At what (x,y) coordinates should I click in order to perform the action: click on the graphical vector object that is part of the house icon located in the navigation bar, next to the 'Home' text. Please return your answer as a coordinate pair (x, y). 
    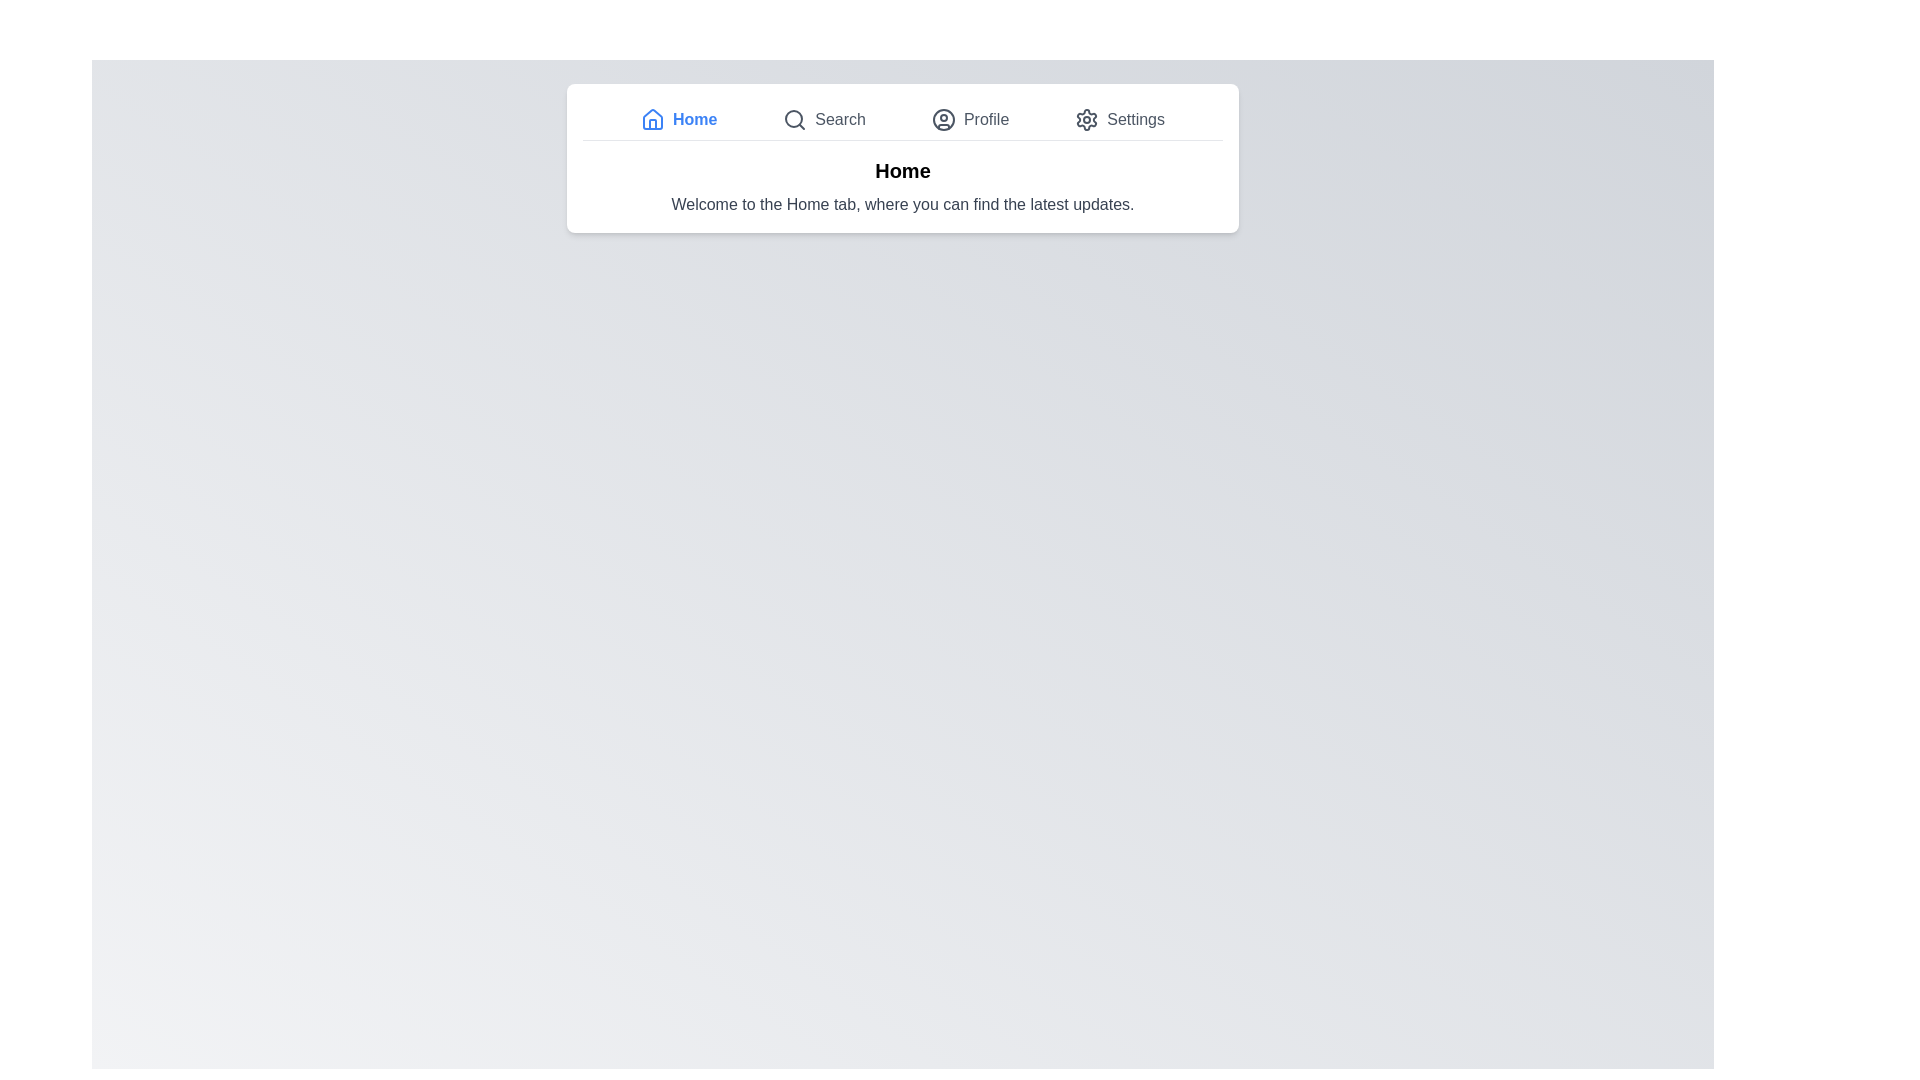
    Looking at the image, I should click on (652, 124).